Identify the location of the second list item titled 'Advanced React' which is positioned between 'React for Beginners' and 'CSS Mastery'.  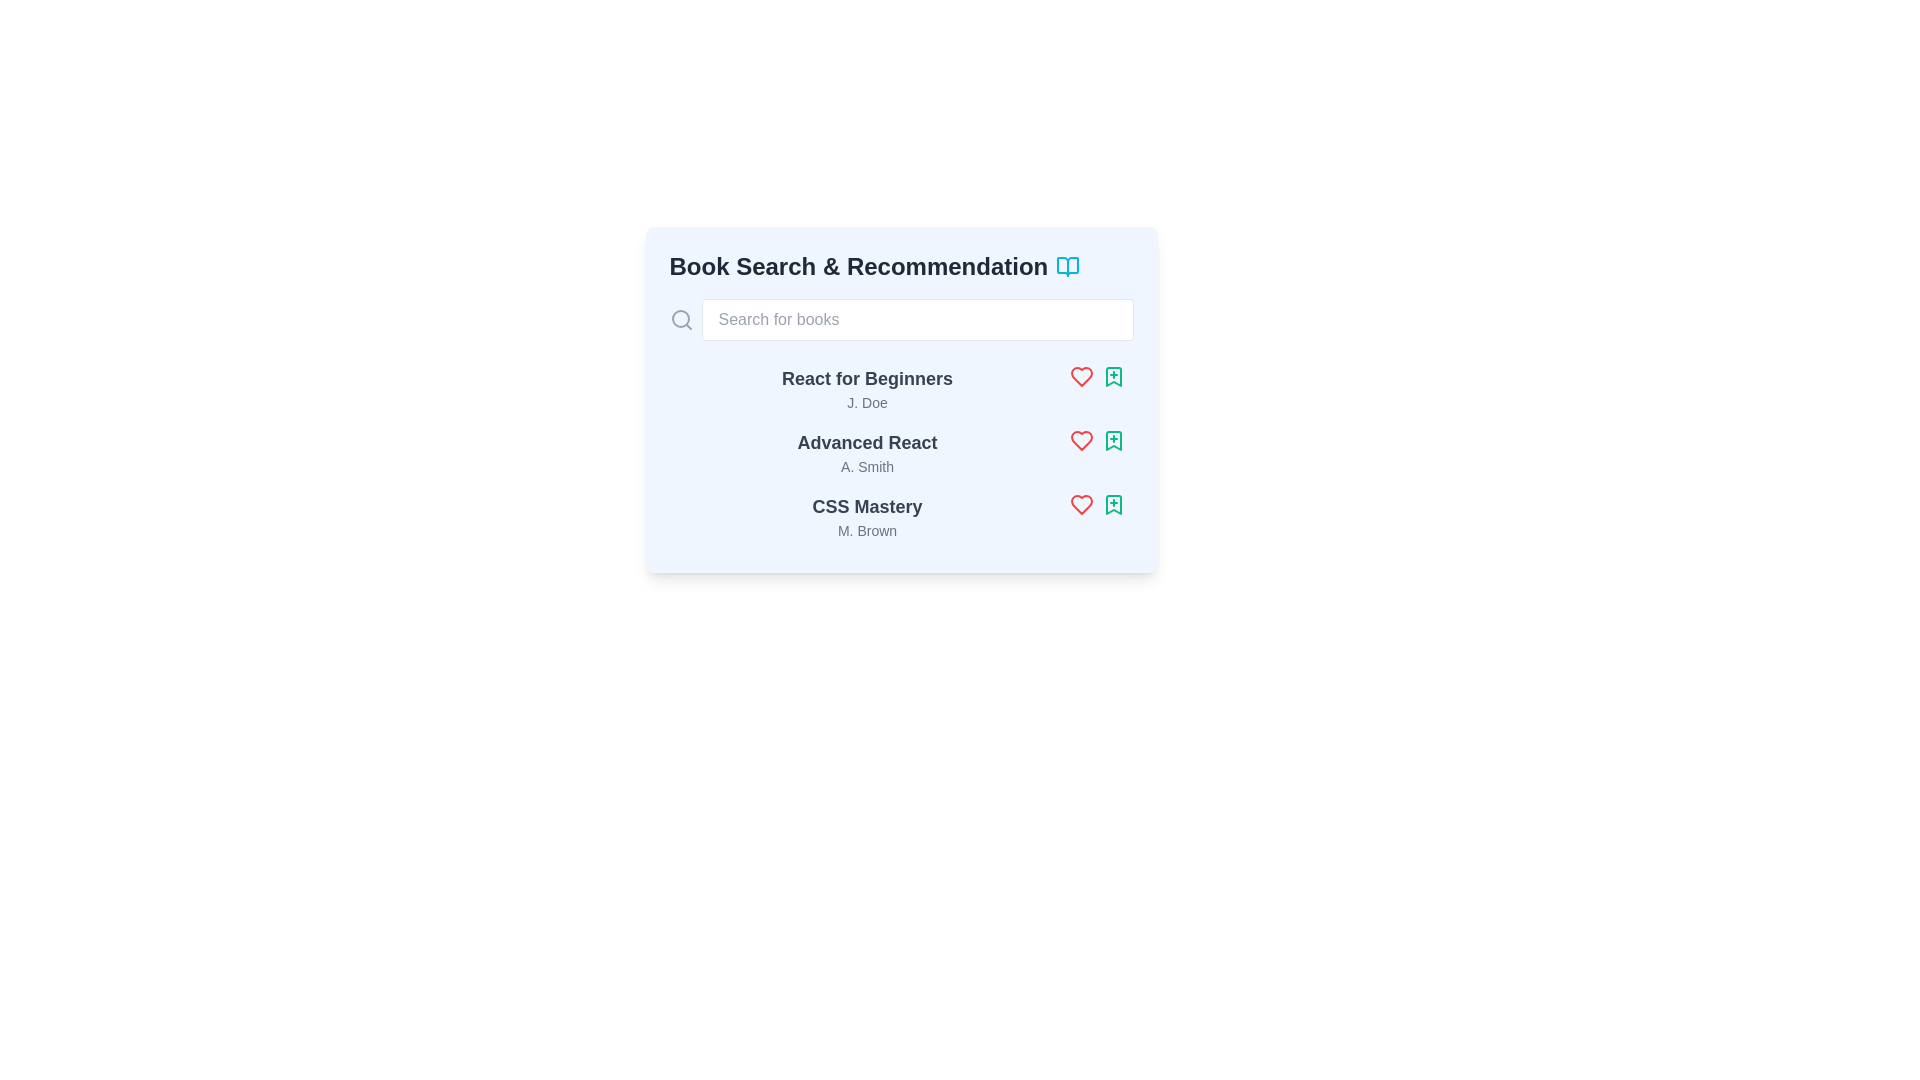
(867, 452).